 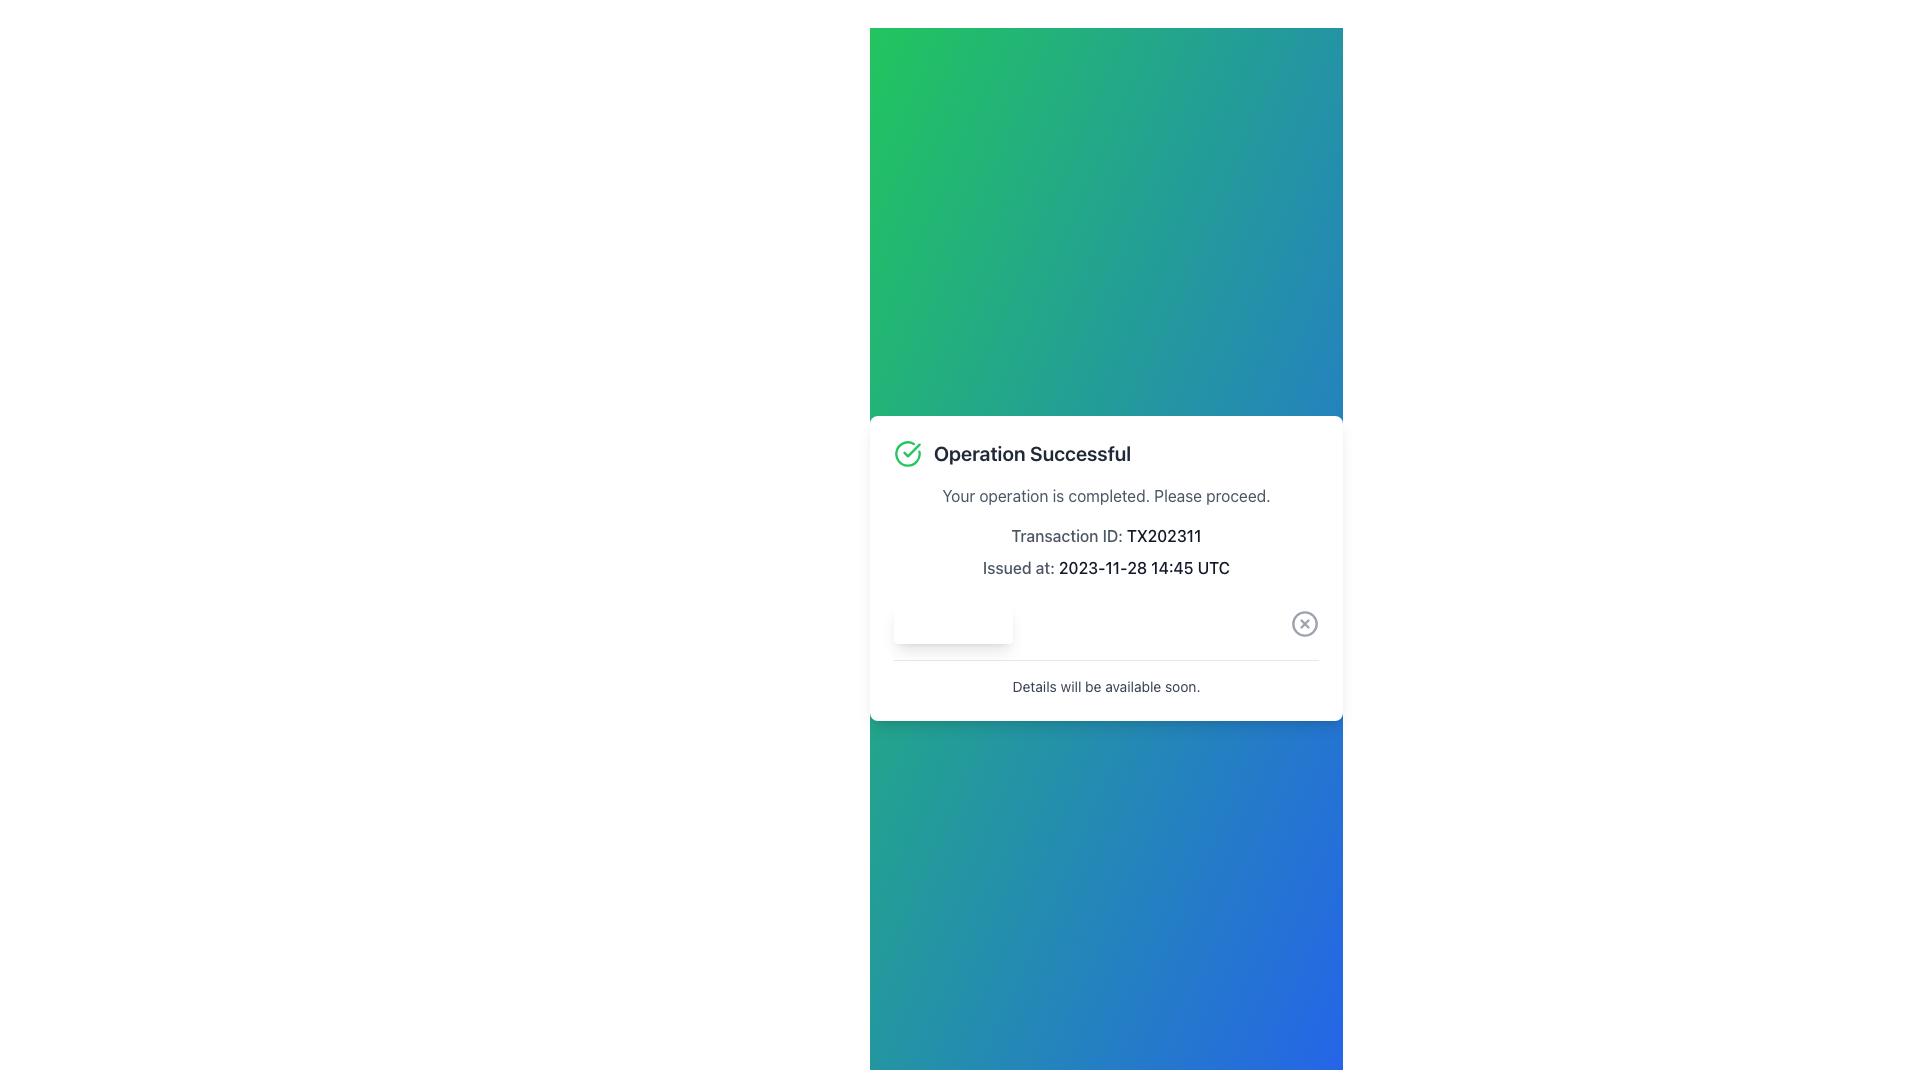 What do you see at coordinates (1105, 551) in the screenshot?
I see `information displayed in the text block containing 'Transaction ID: TX202311' and 'Issued at: 2023-11-28 14:45 UTC', which is located below the main title and description within a white dialog box` at bounding box center [1105, 551].